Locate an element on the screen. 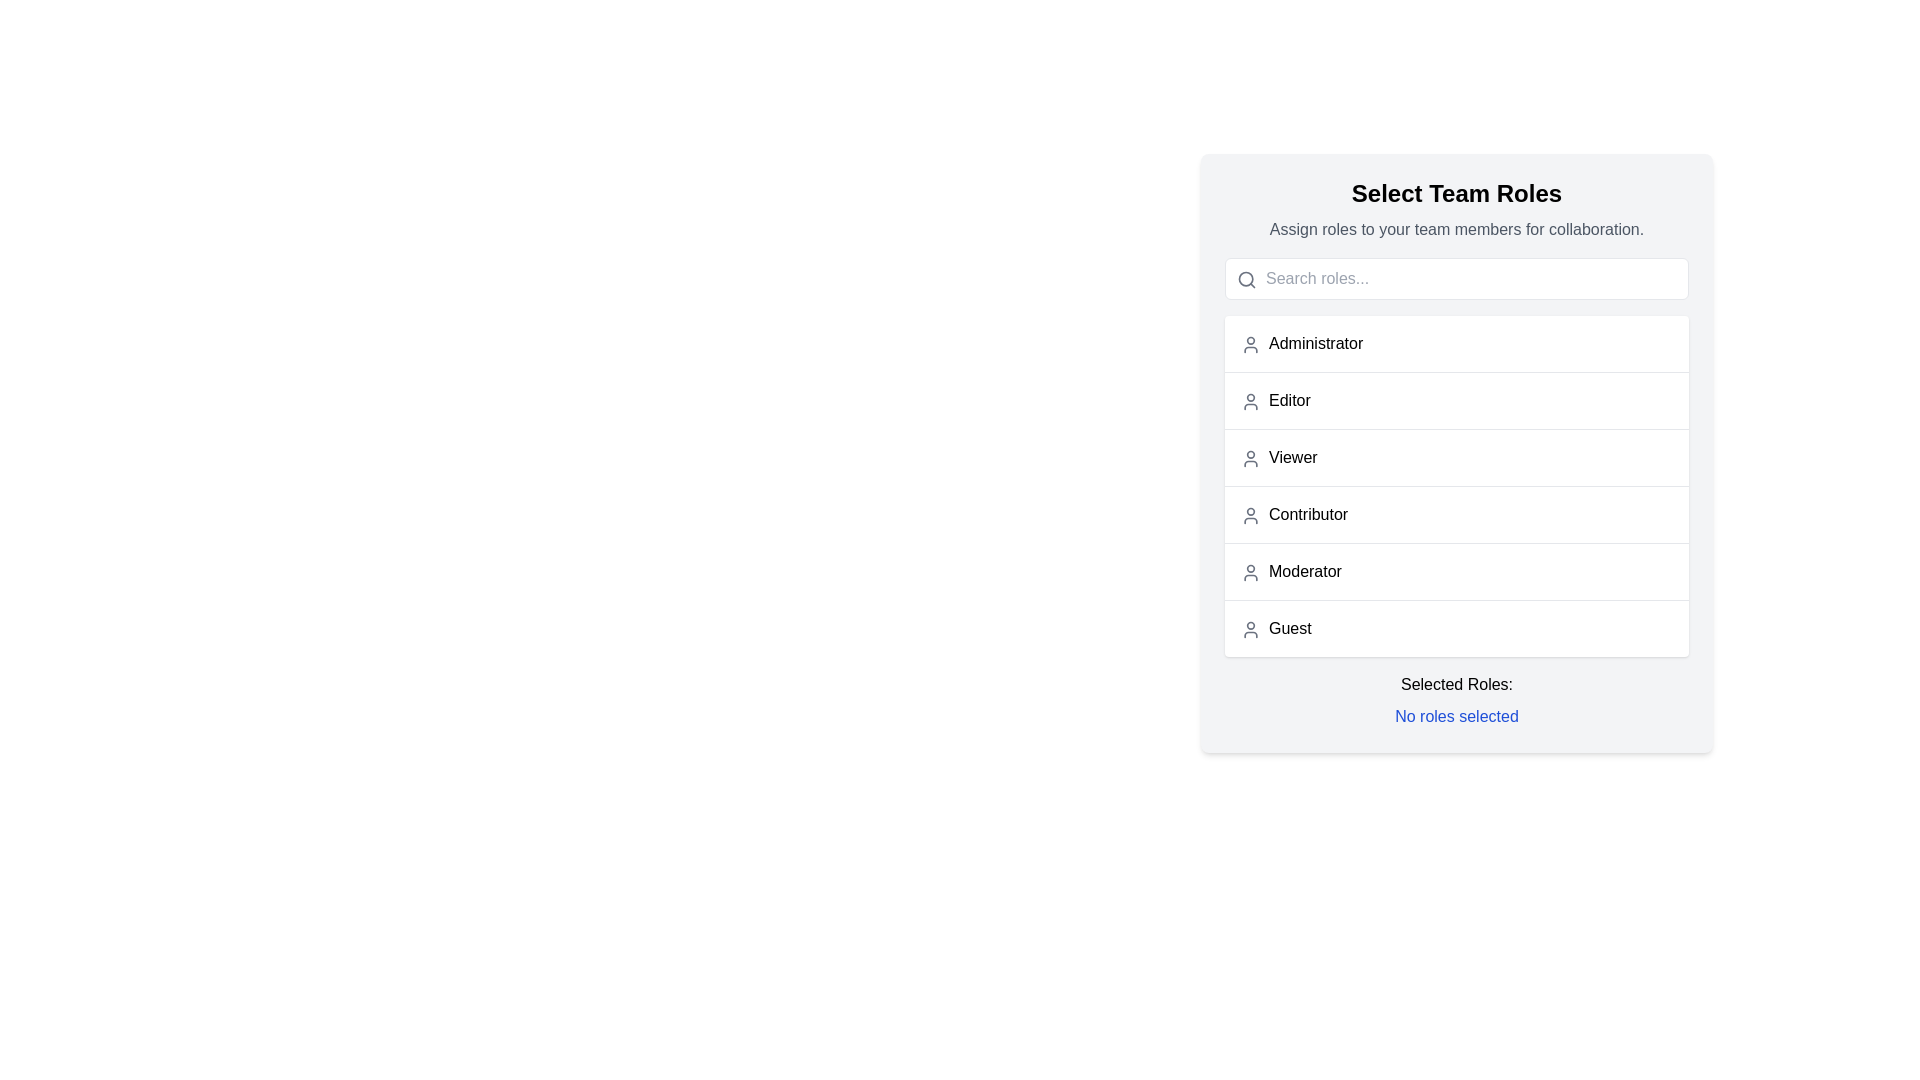 The height and width of the screenshot is (1080, 1920). the text label containing 'Assign roles to your team members for collaboration.' located below the heading 'Select Team Roles' is located at coordinates (1457, 229).